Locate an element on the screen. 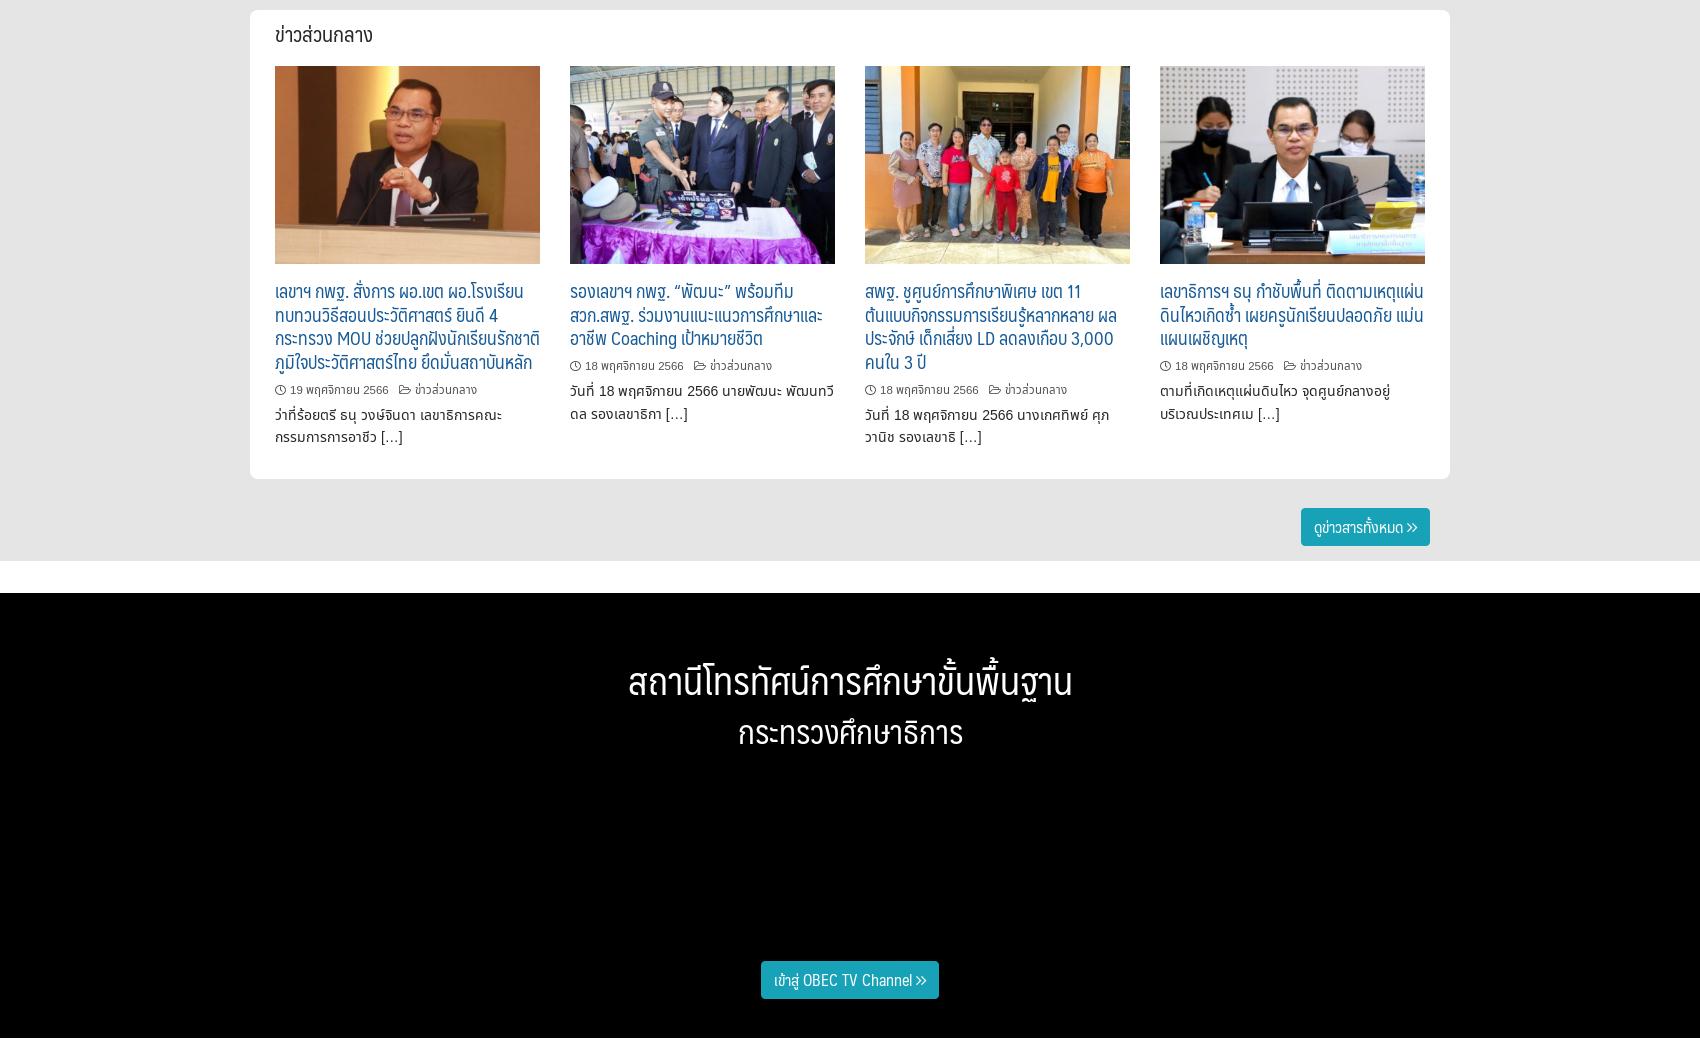 This screenshot has width=1700, height=1047. 'ว่าที่ร้อยตรี ธนุ วงษ์จินดา เลขาธิการคณะกรรมการการอาชีว […]' is located at coordinates (386, 424).